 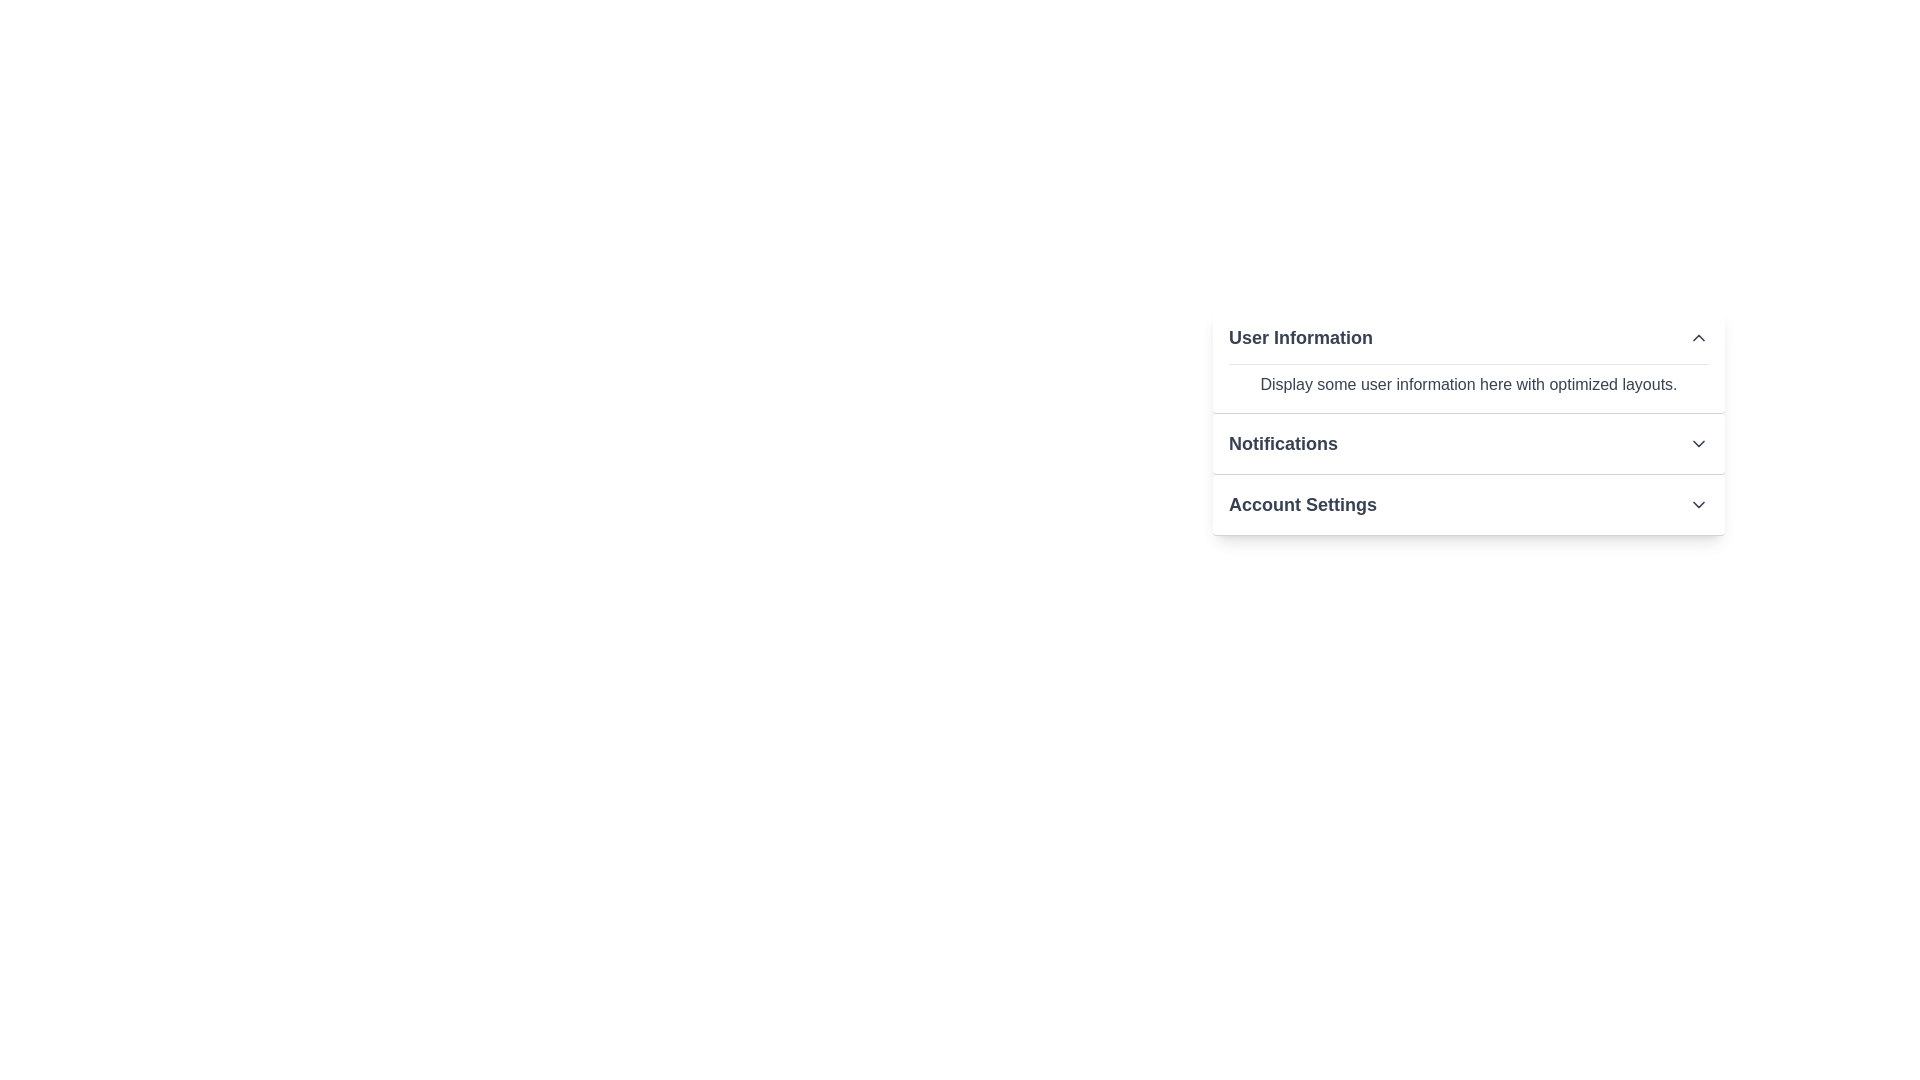 What do you see at coordinates (1283, 442) in the screenshot?
I see `the 'Notifications' text header, which is bolded and enlarged in dark gray font, located in the second section of a vertically stacked list interface` at bounding box center [1283, 442].